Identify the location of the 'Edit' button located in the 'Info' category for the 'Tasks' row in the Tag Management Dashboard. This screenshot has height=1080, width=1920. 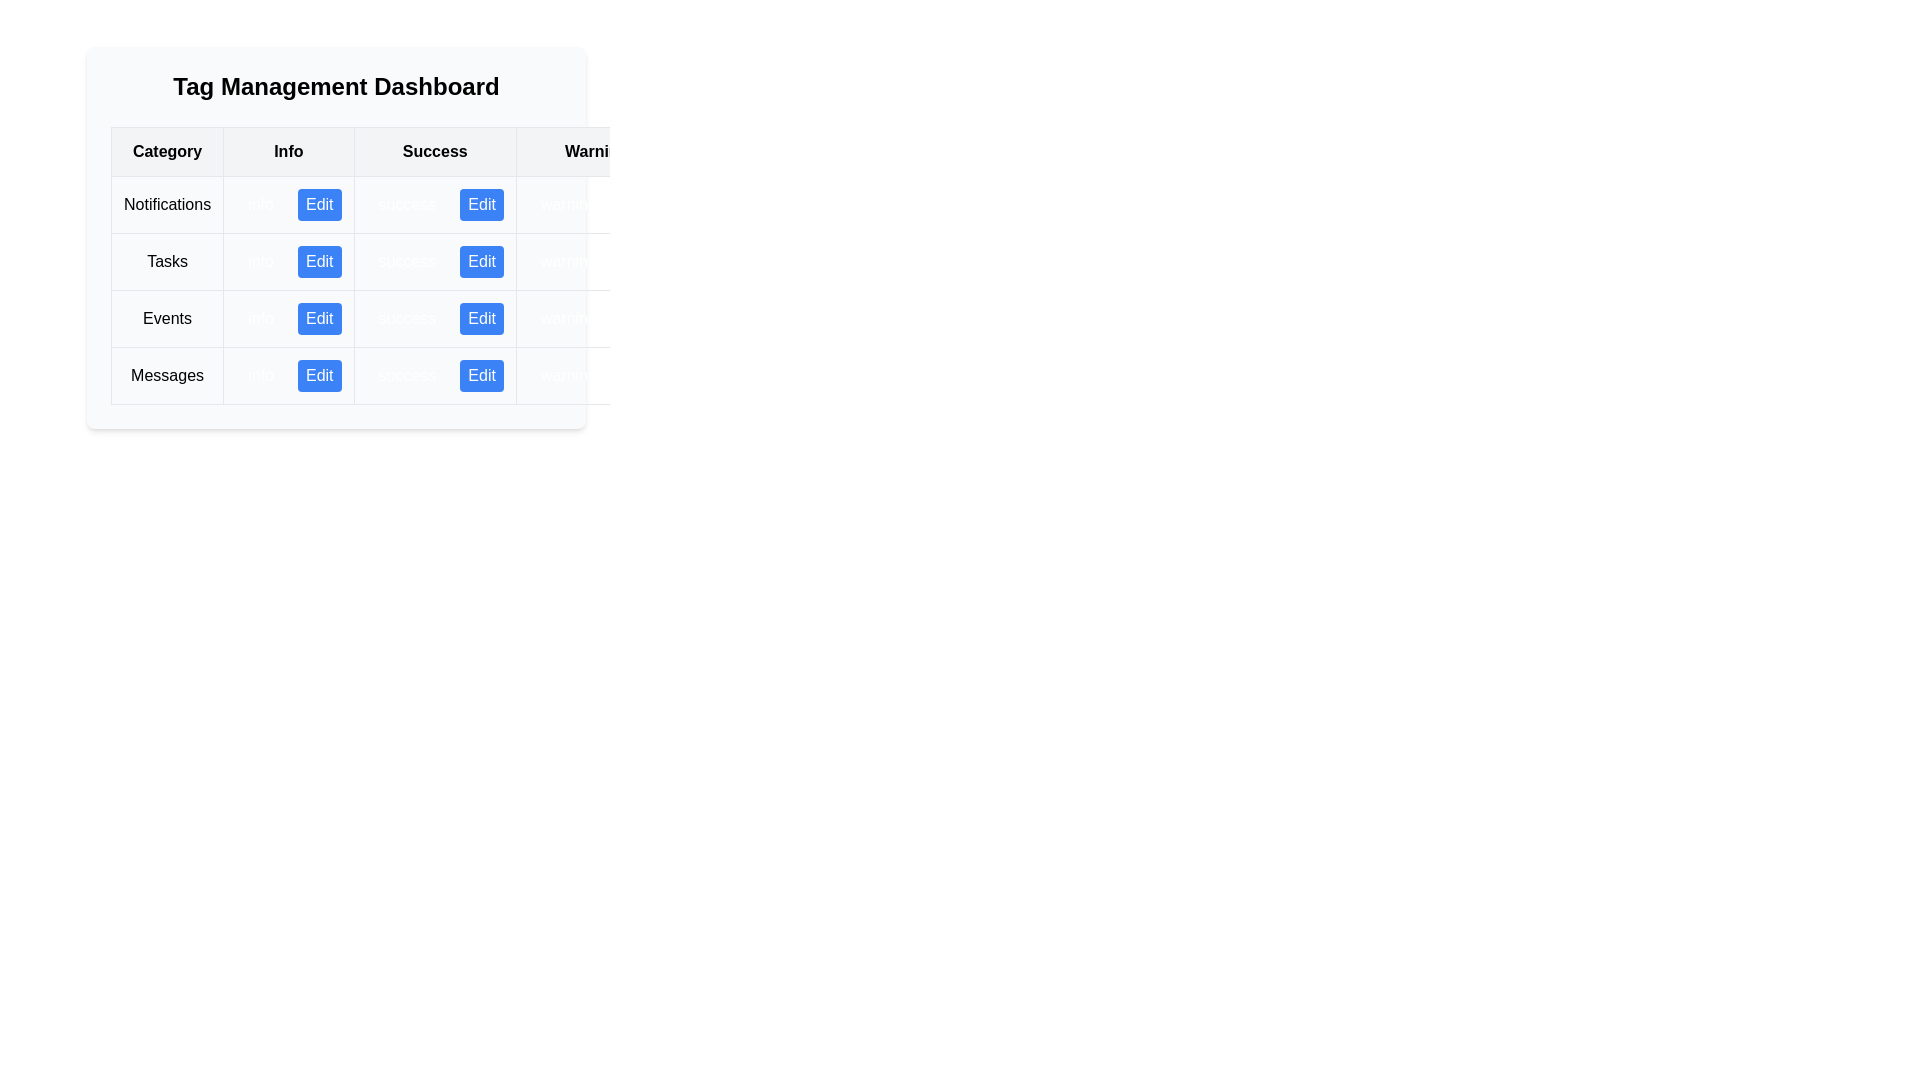
(336, 237).